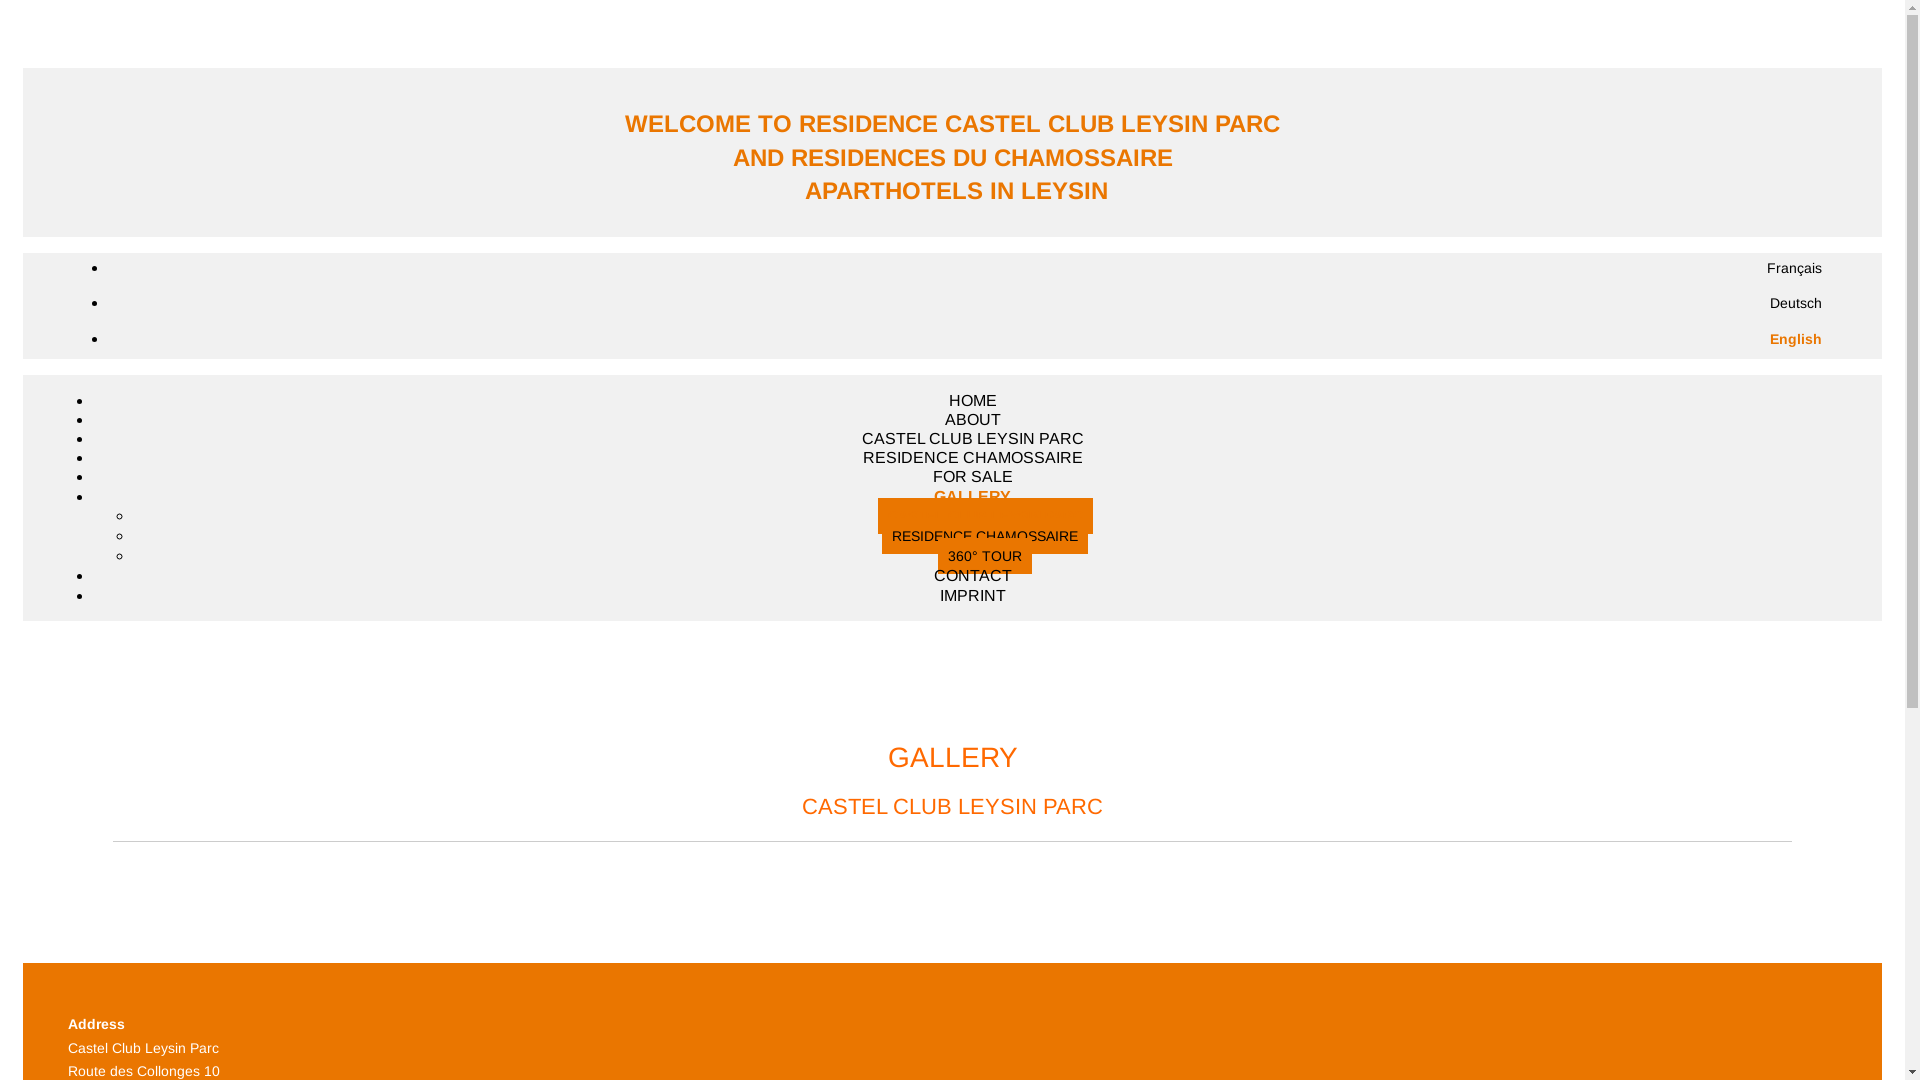 This screenshot has height=1080, width=1920. What do you see at coordinates (1795, 303) in the screenshot?
I see `'Deutsch'` at bounding box center [1795, 303].